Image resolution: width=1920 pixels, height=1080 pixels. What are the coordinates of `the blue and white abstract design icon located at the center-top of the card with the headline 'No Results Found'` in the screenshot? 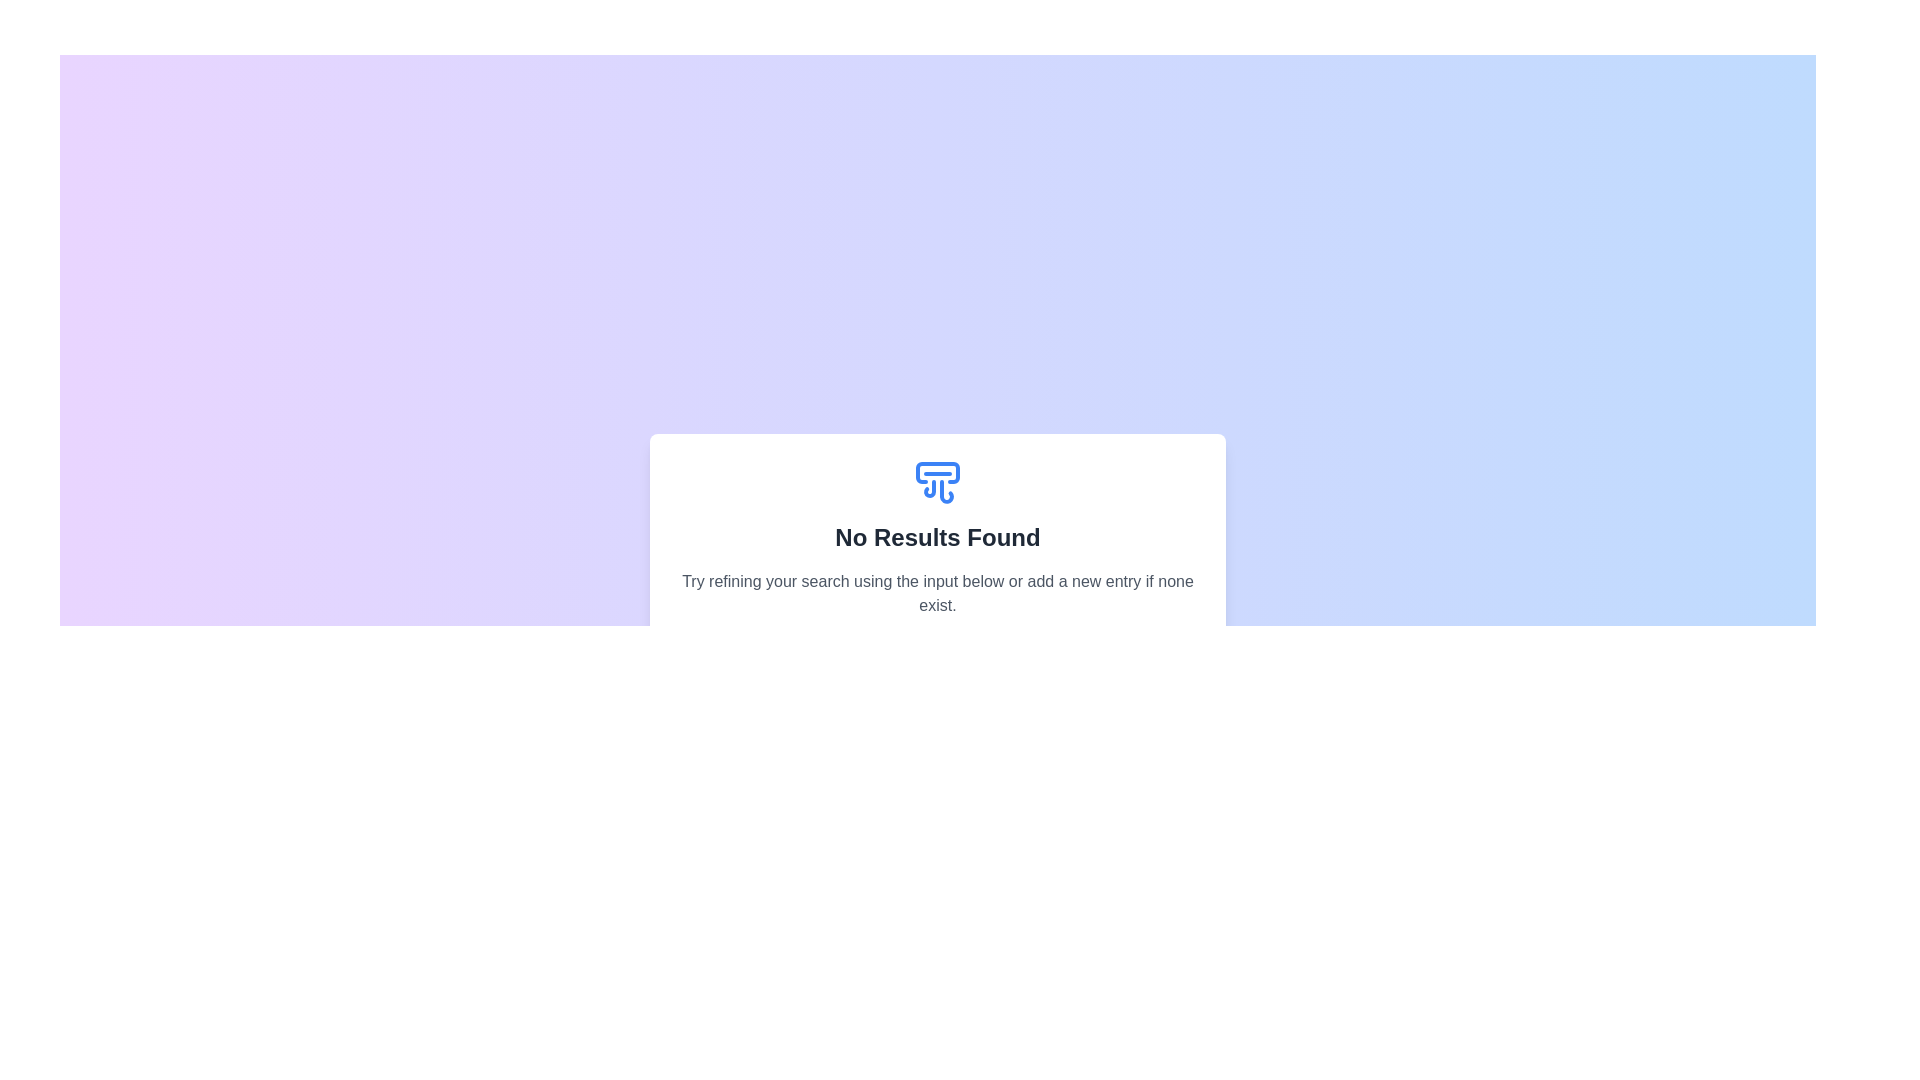 It's located at (936, 482).